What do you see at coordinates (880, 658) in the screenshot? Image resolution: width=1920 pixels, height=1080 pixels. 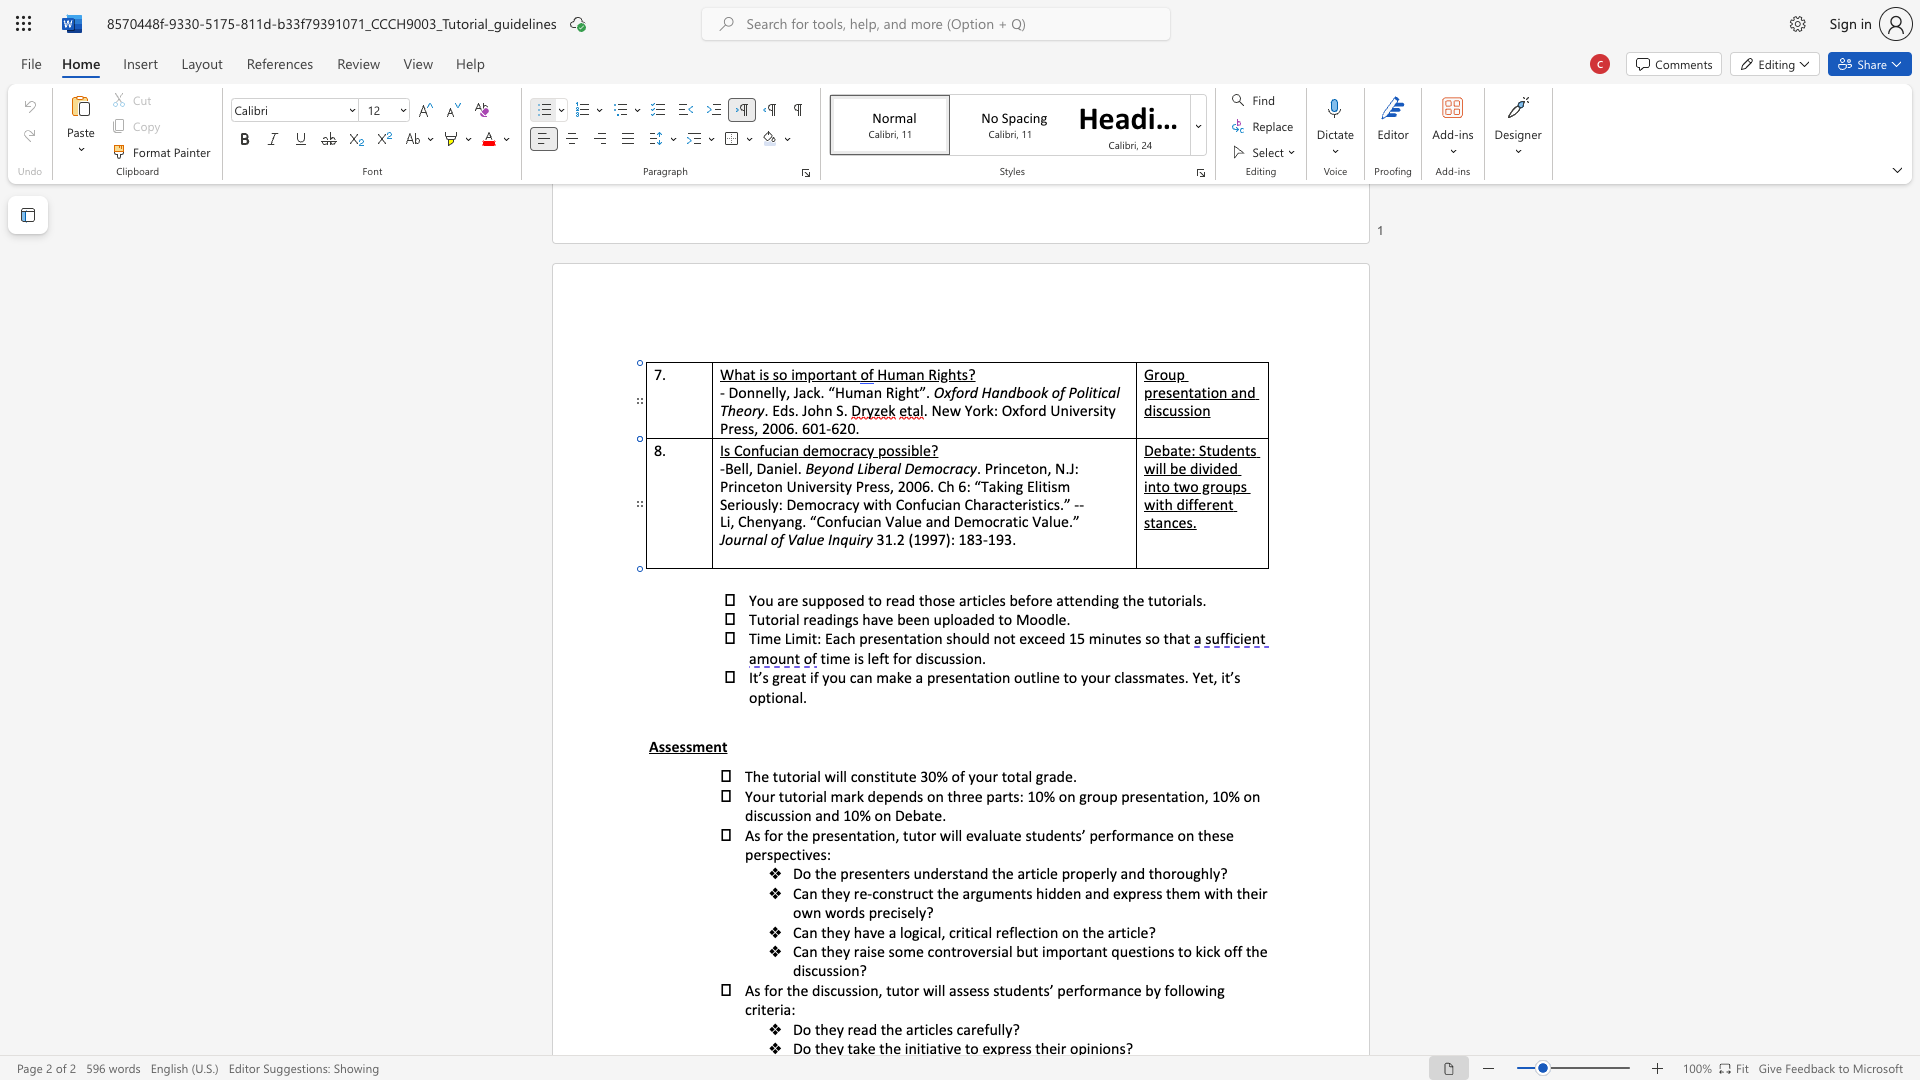 I see `the 1th character "f" in the text` at bounding box center [880, 658].